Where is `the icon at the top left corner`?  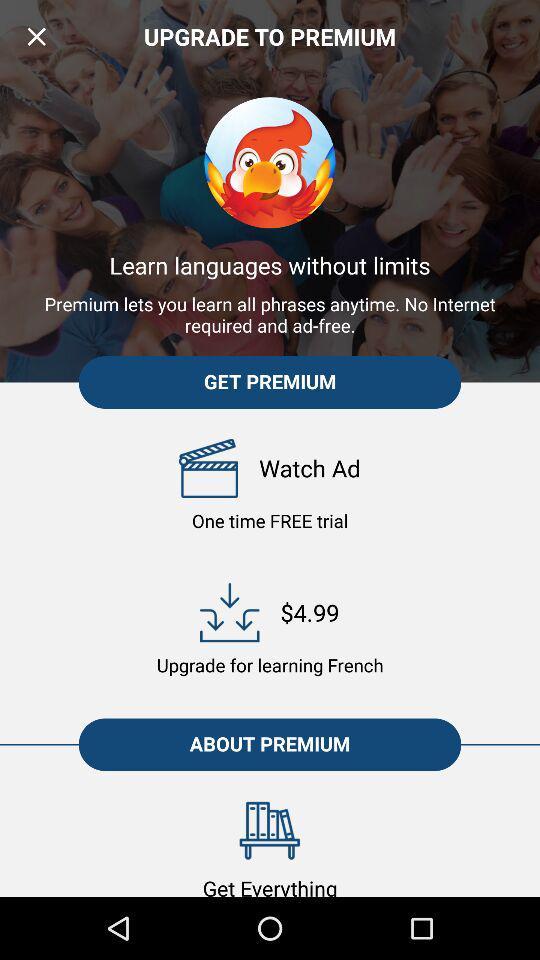 the icon at the top left corner is located at coordinates (36, 35).